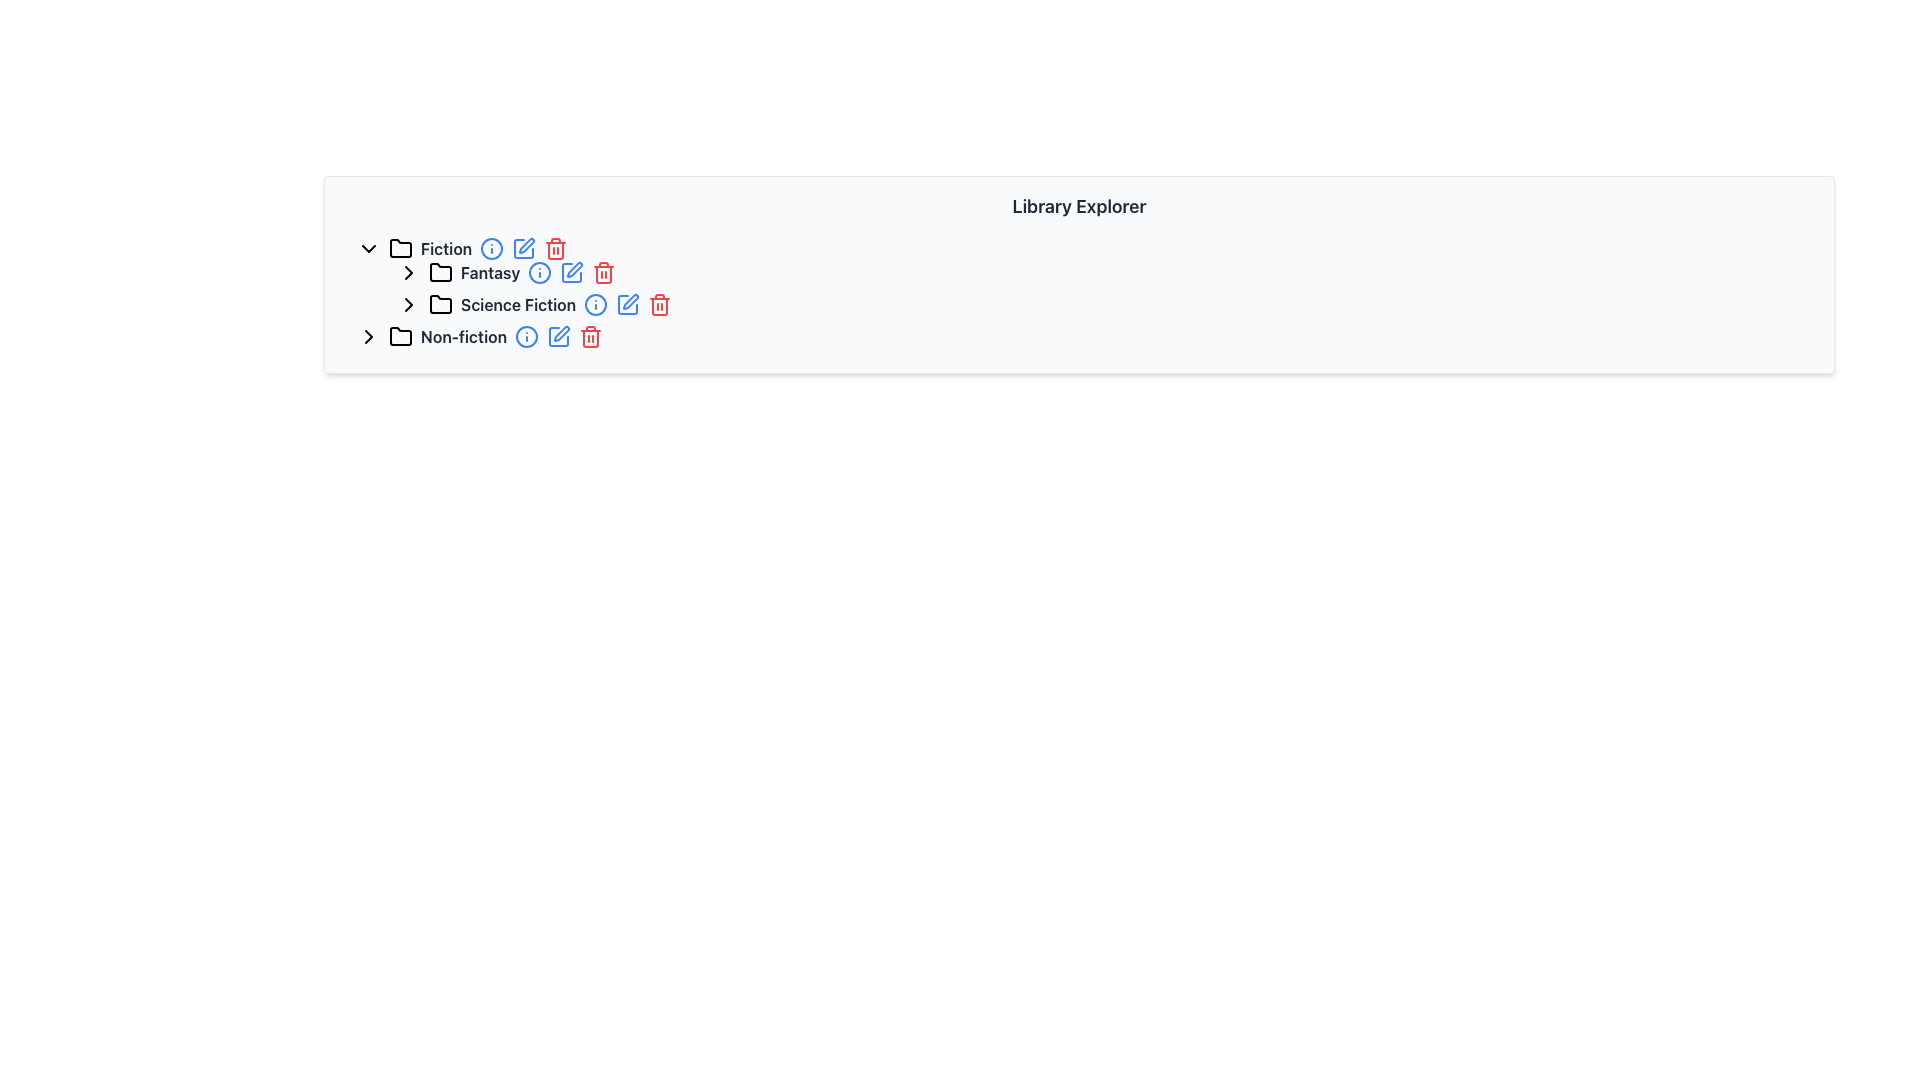  What do you see at coordinates (400, 246) in the screenshot?
I see `the folder icon representing the 'Fiction' category, which is located adjacent to the text label 'Fiction'` at bounding box center [400, 246].